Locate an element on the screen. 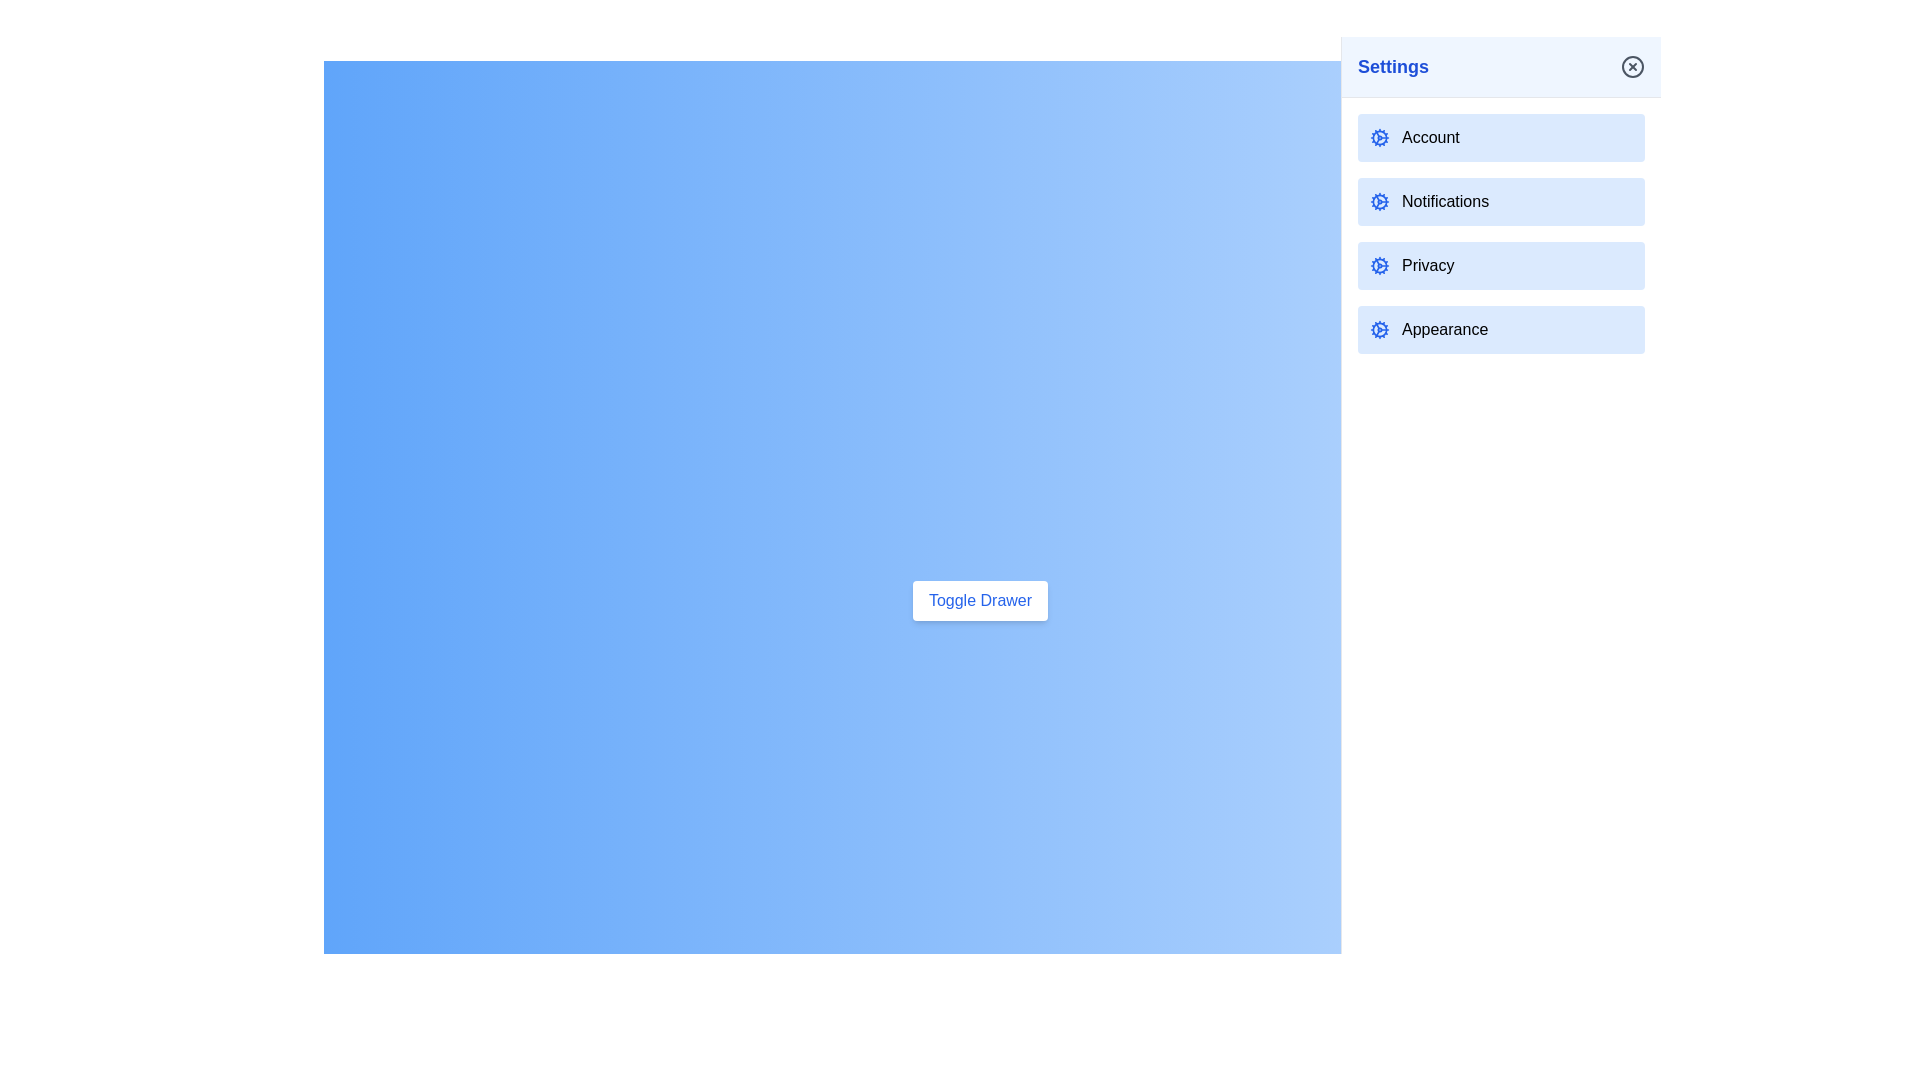 Image resolution: width=1920 pixels, height=1080 pixels. the Notifications setting in the drawer is located at coordinates (1501, 201).